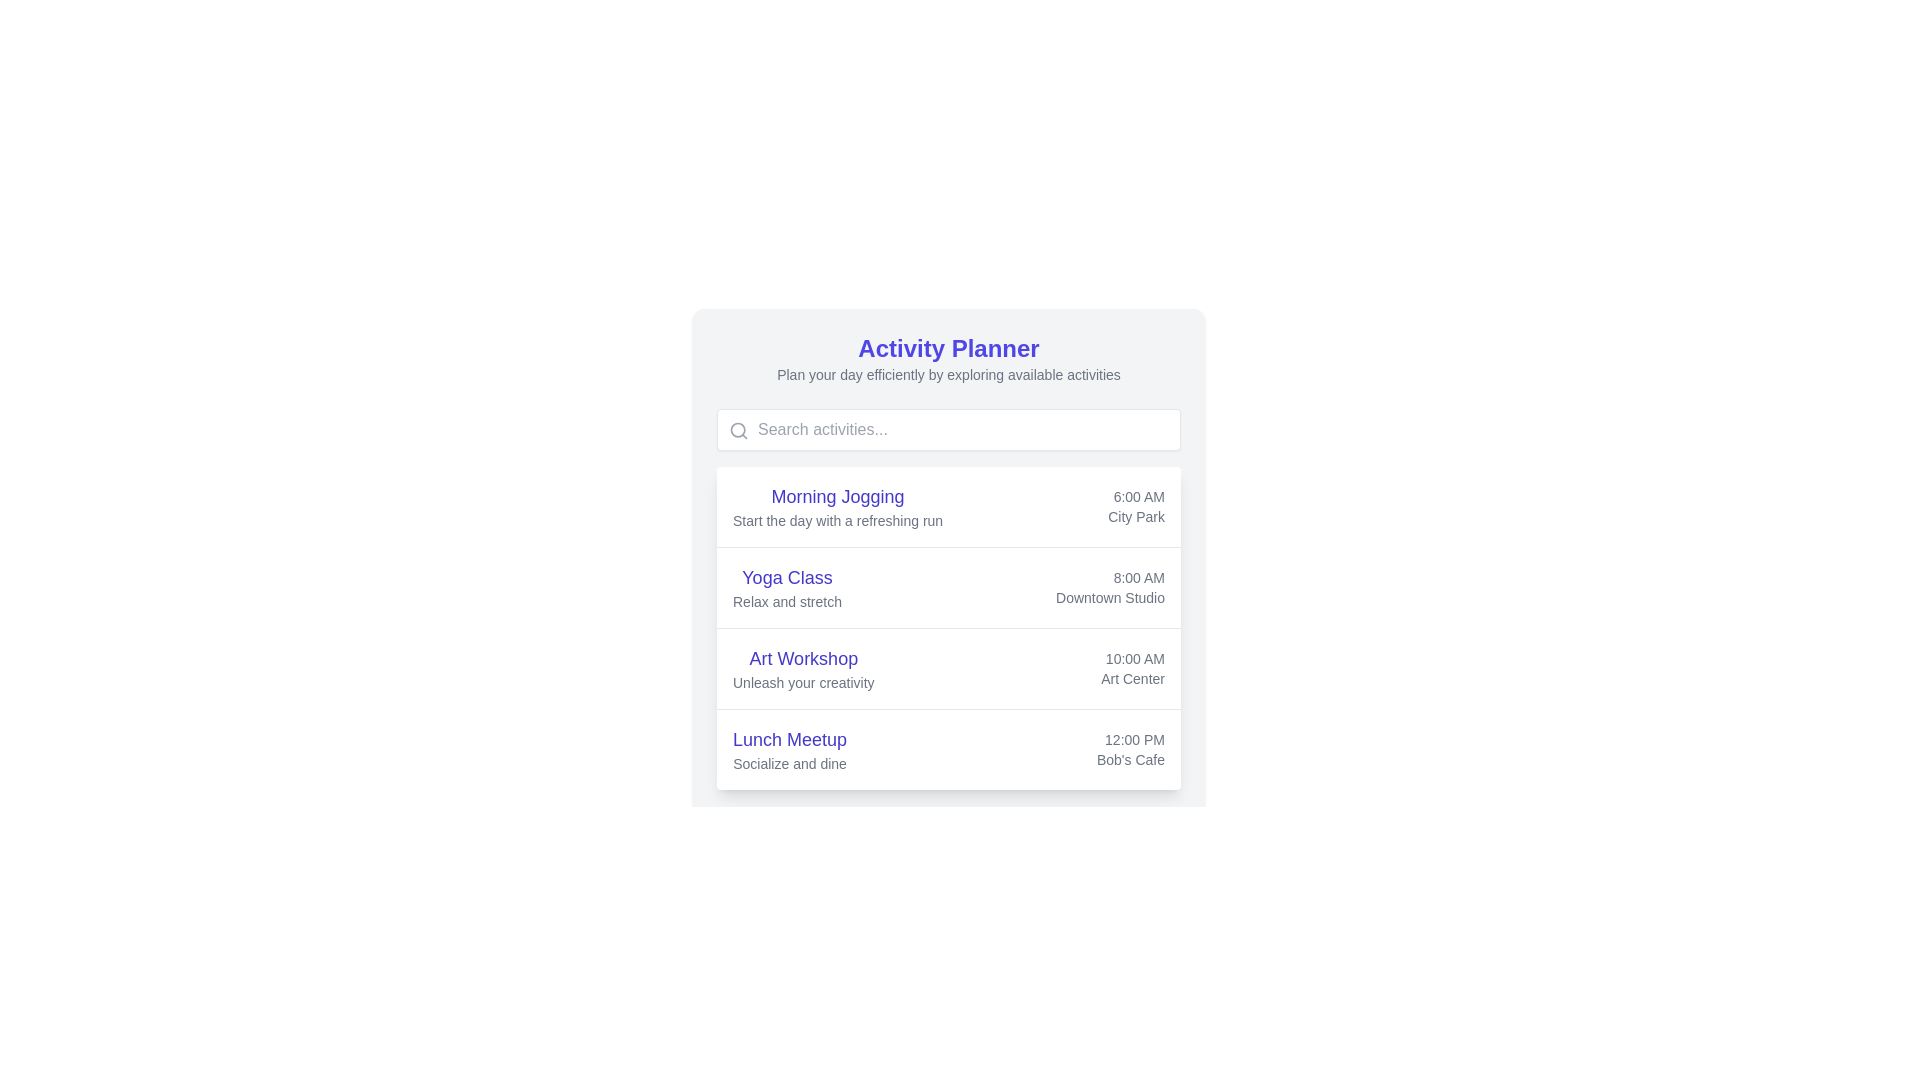 The width and height of the screenshot is (1920, 1080). Describe the element at coordinates (948, 505) in the screenshot. I see `the first list item displaying information about a specific activity, including its title, brief description, scheduled time, and location` at that location.